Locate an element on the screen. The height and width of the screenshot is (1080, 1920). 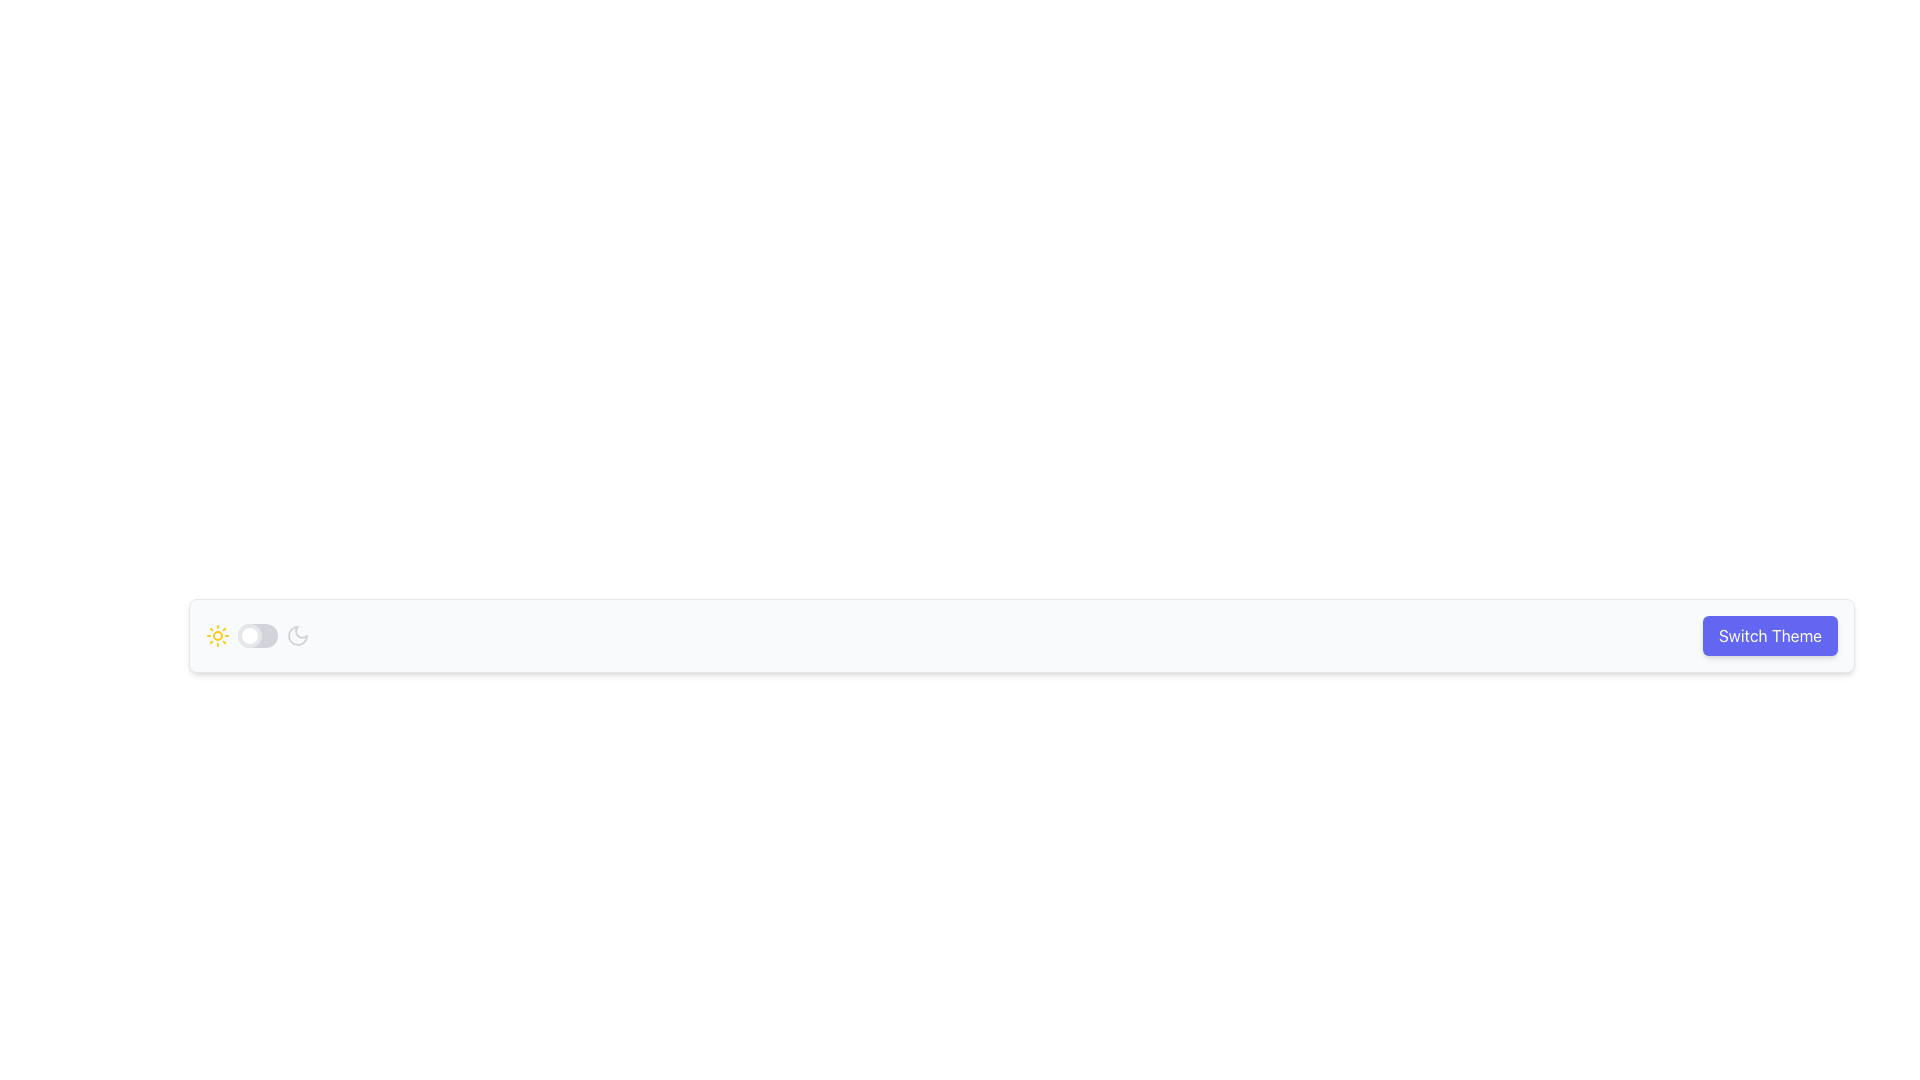
the toggle switch for theme selection located between the sun and moon icons to provide additional visual feedback is located at coordinates (257, 636).